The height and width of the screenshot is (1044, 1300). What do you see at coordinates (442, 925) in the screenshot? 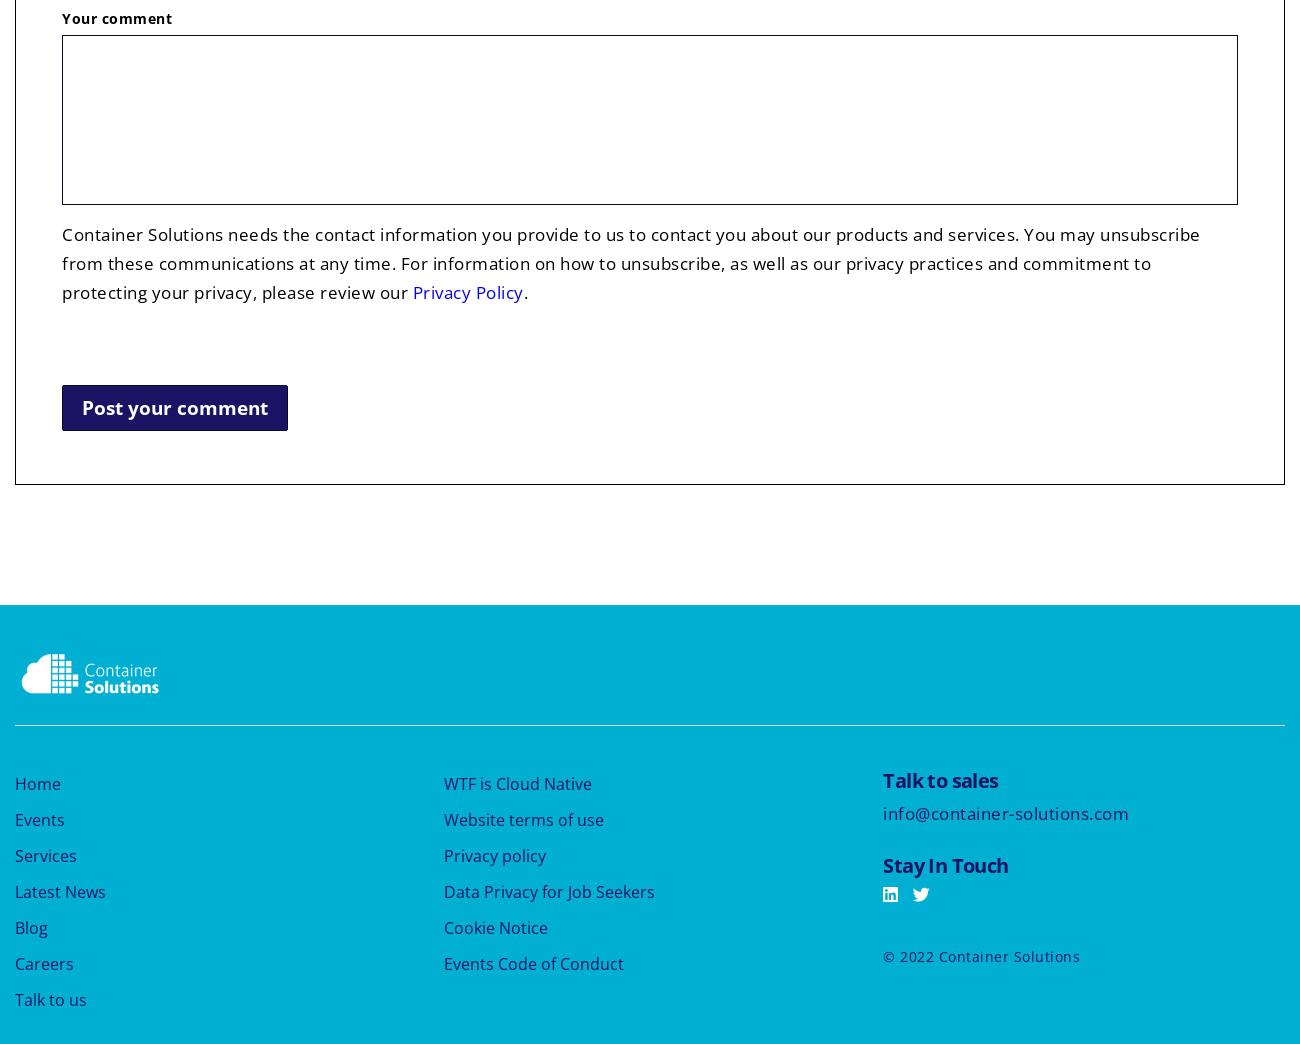
I see `'Cookie Notice'` at bounding box center [442, 925].